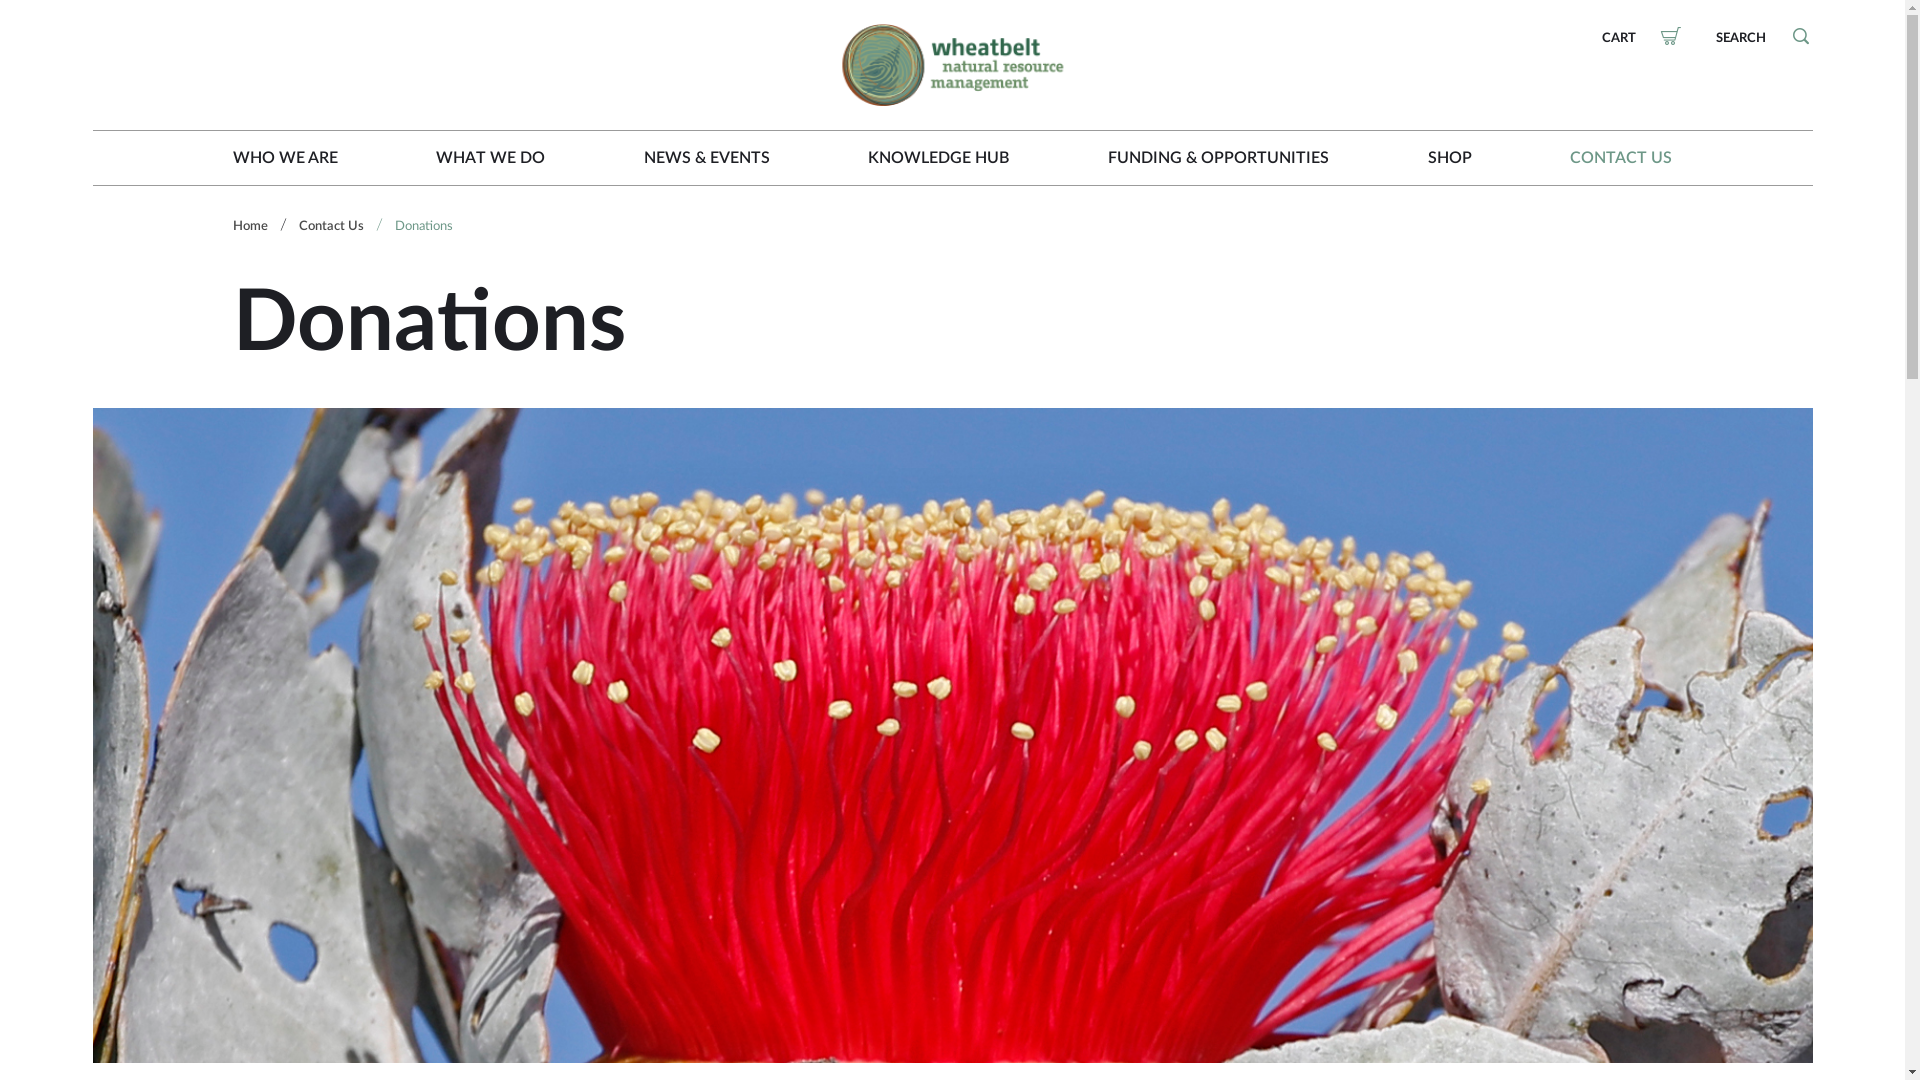 The width and height of the screenshot is (1920, 1080). Describe the element at coordinates (248, 225) in the screenshot. I see `'Home'` at that location.